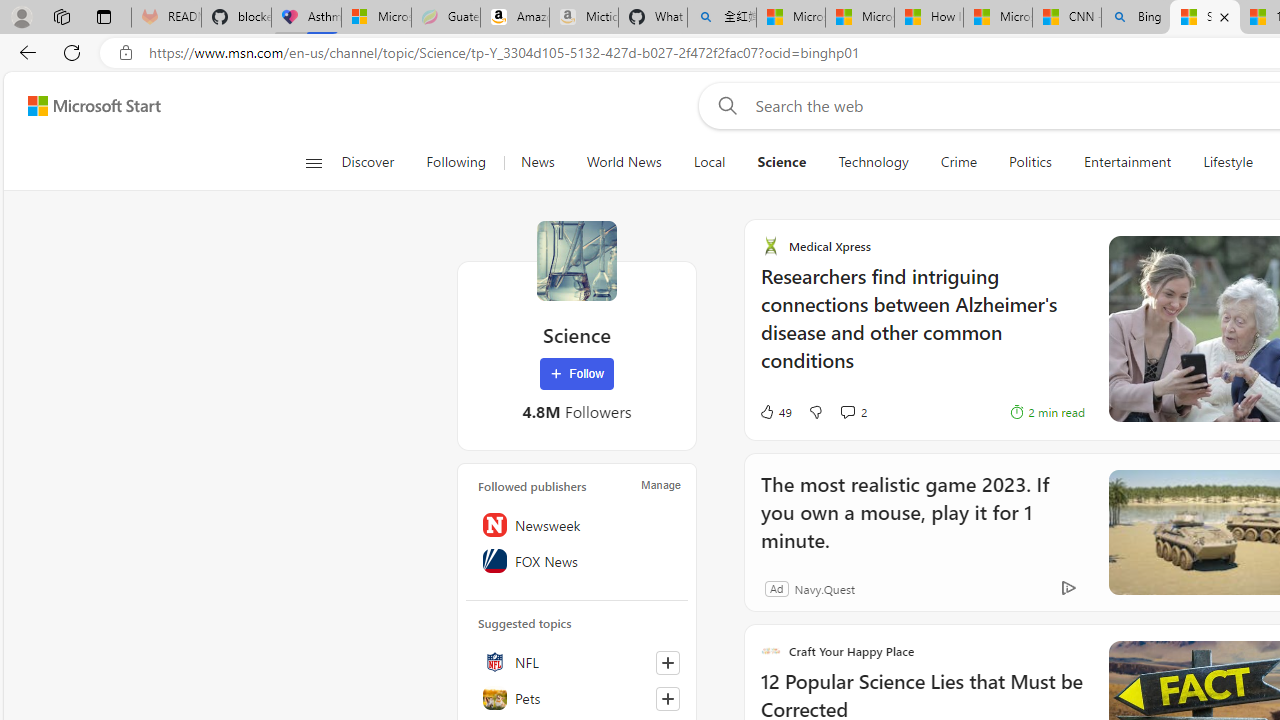  Describe the element at coordinates (957, 162) in the screenshot. I see `'Crime'` at that location.